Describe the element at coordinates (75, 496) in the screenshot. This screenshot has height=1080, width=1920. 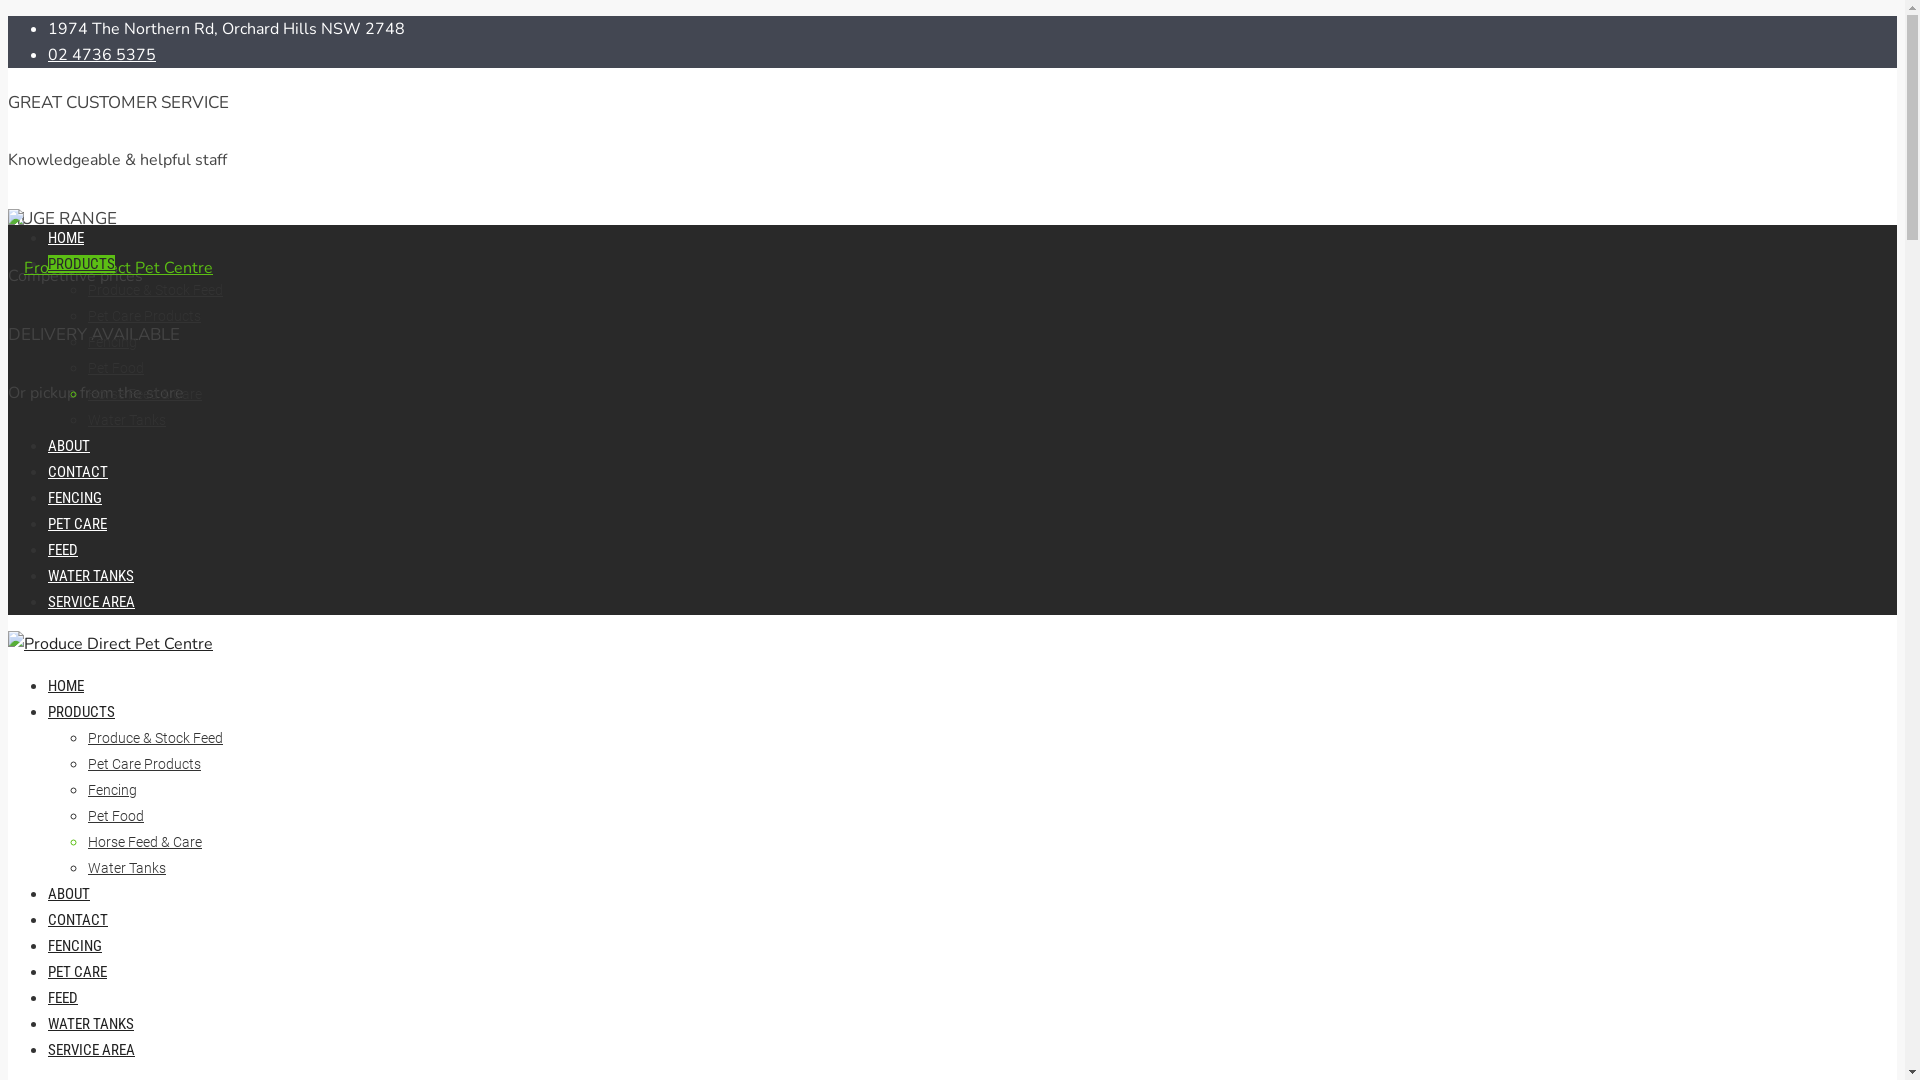
I see `'FENCING'` at that location.